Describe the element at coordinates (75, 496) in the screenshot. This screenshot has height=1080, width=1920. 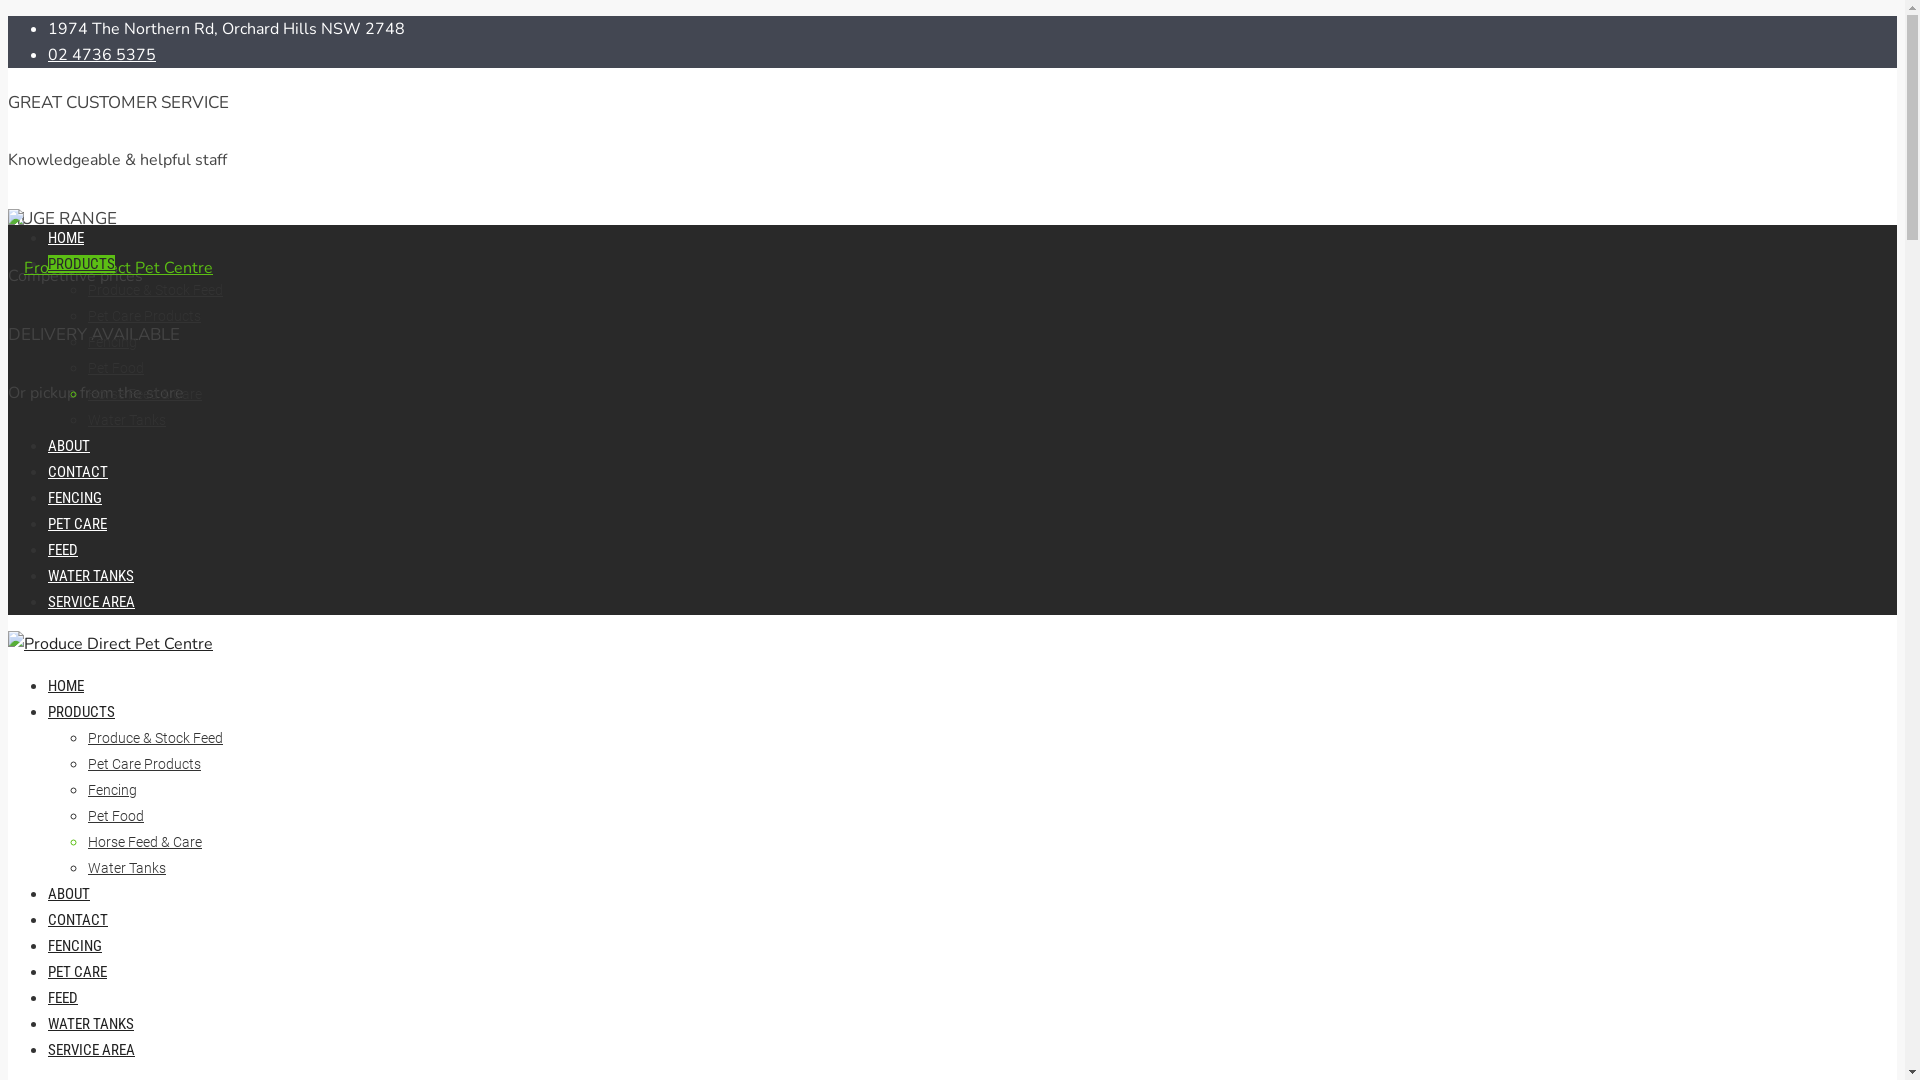
I see `'FENCING'` at that location.